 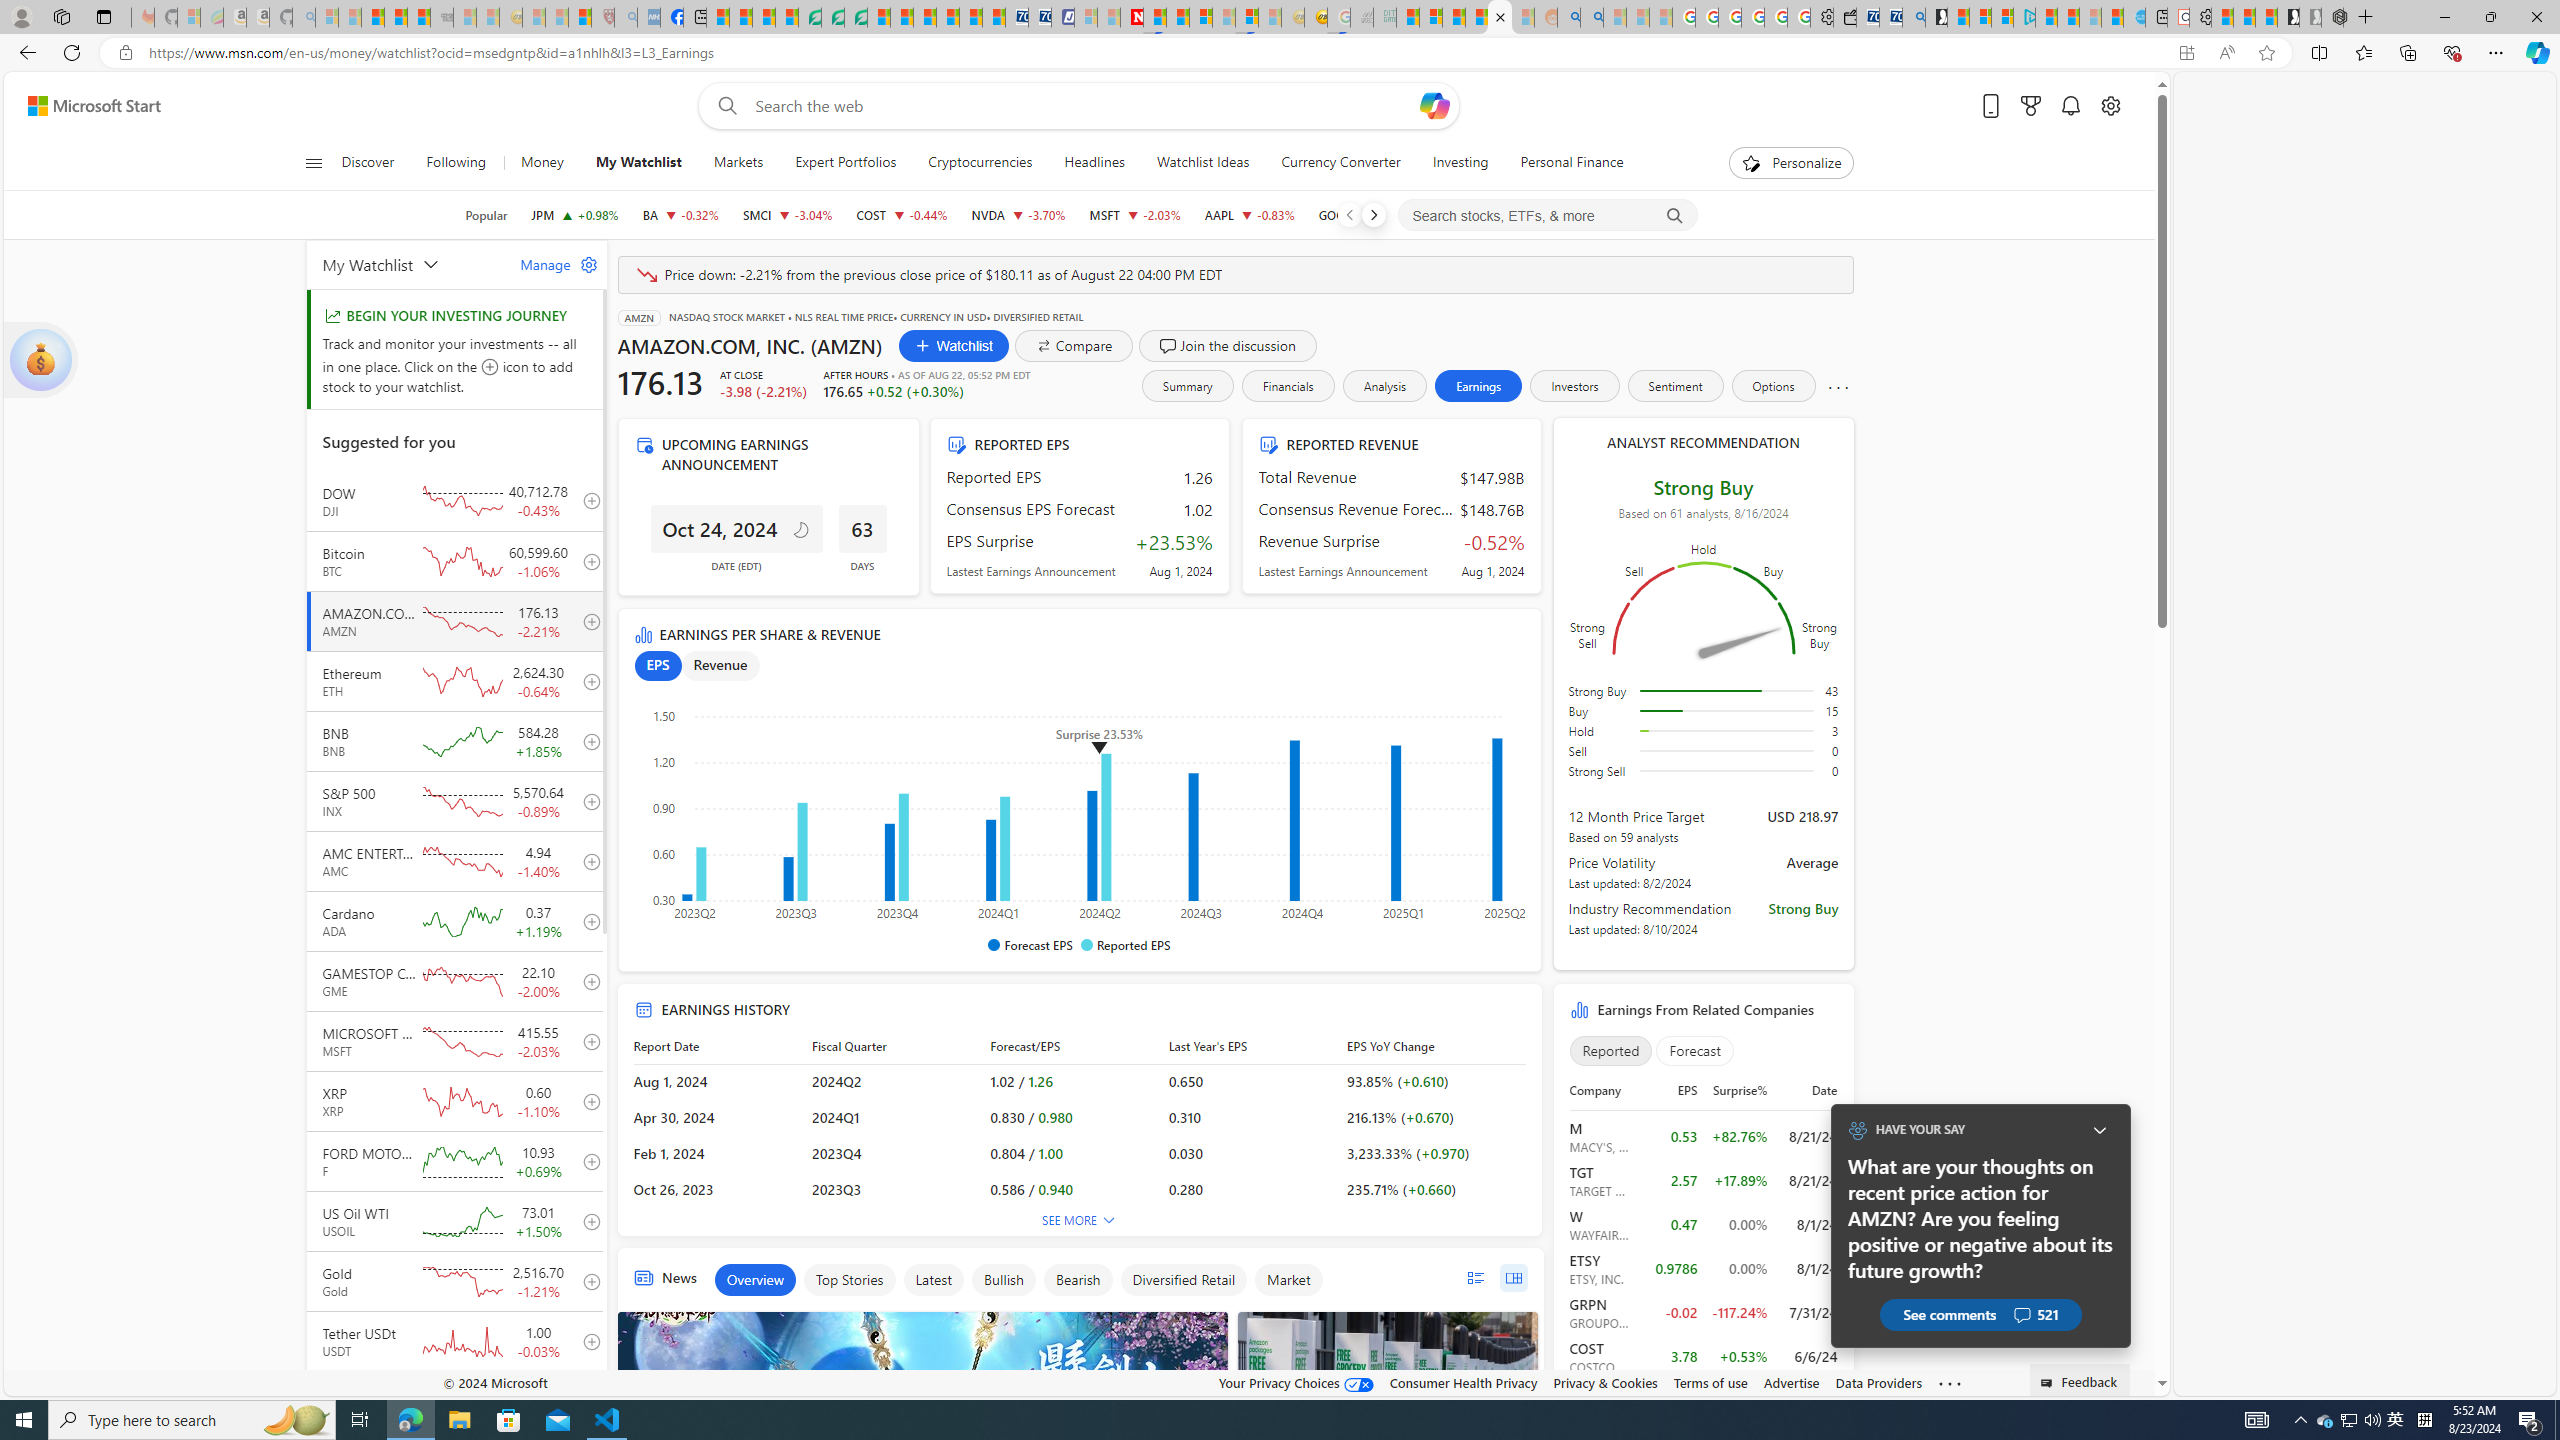 I want to click on 'Personal Finance', so click(x=1570, y=162).